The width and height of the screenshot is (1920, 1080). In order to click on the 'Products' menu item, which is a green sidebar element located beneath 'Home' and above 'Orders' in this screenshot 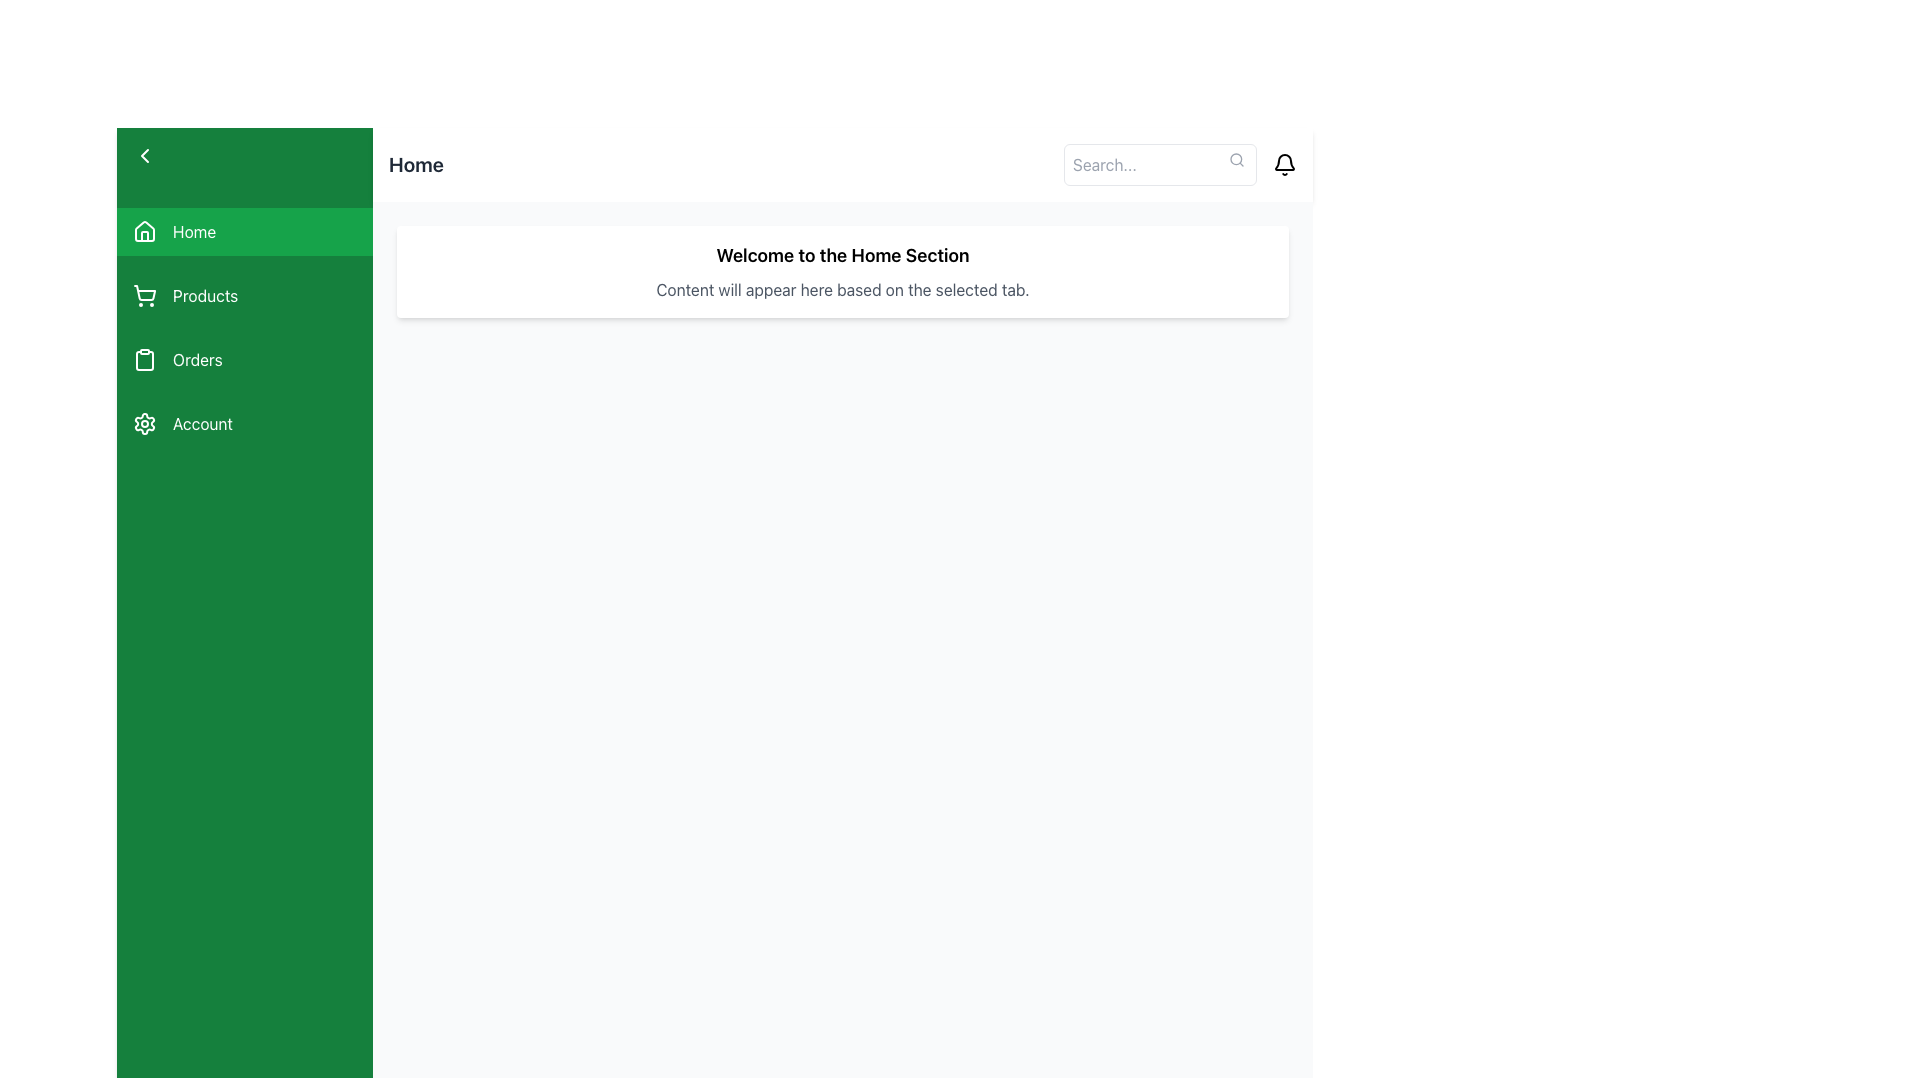, I will do `click(243, 296)`.